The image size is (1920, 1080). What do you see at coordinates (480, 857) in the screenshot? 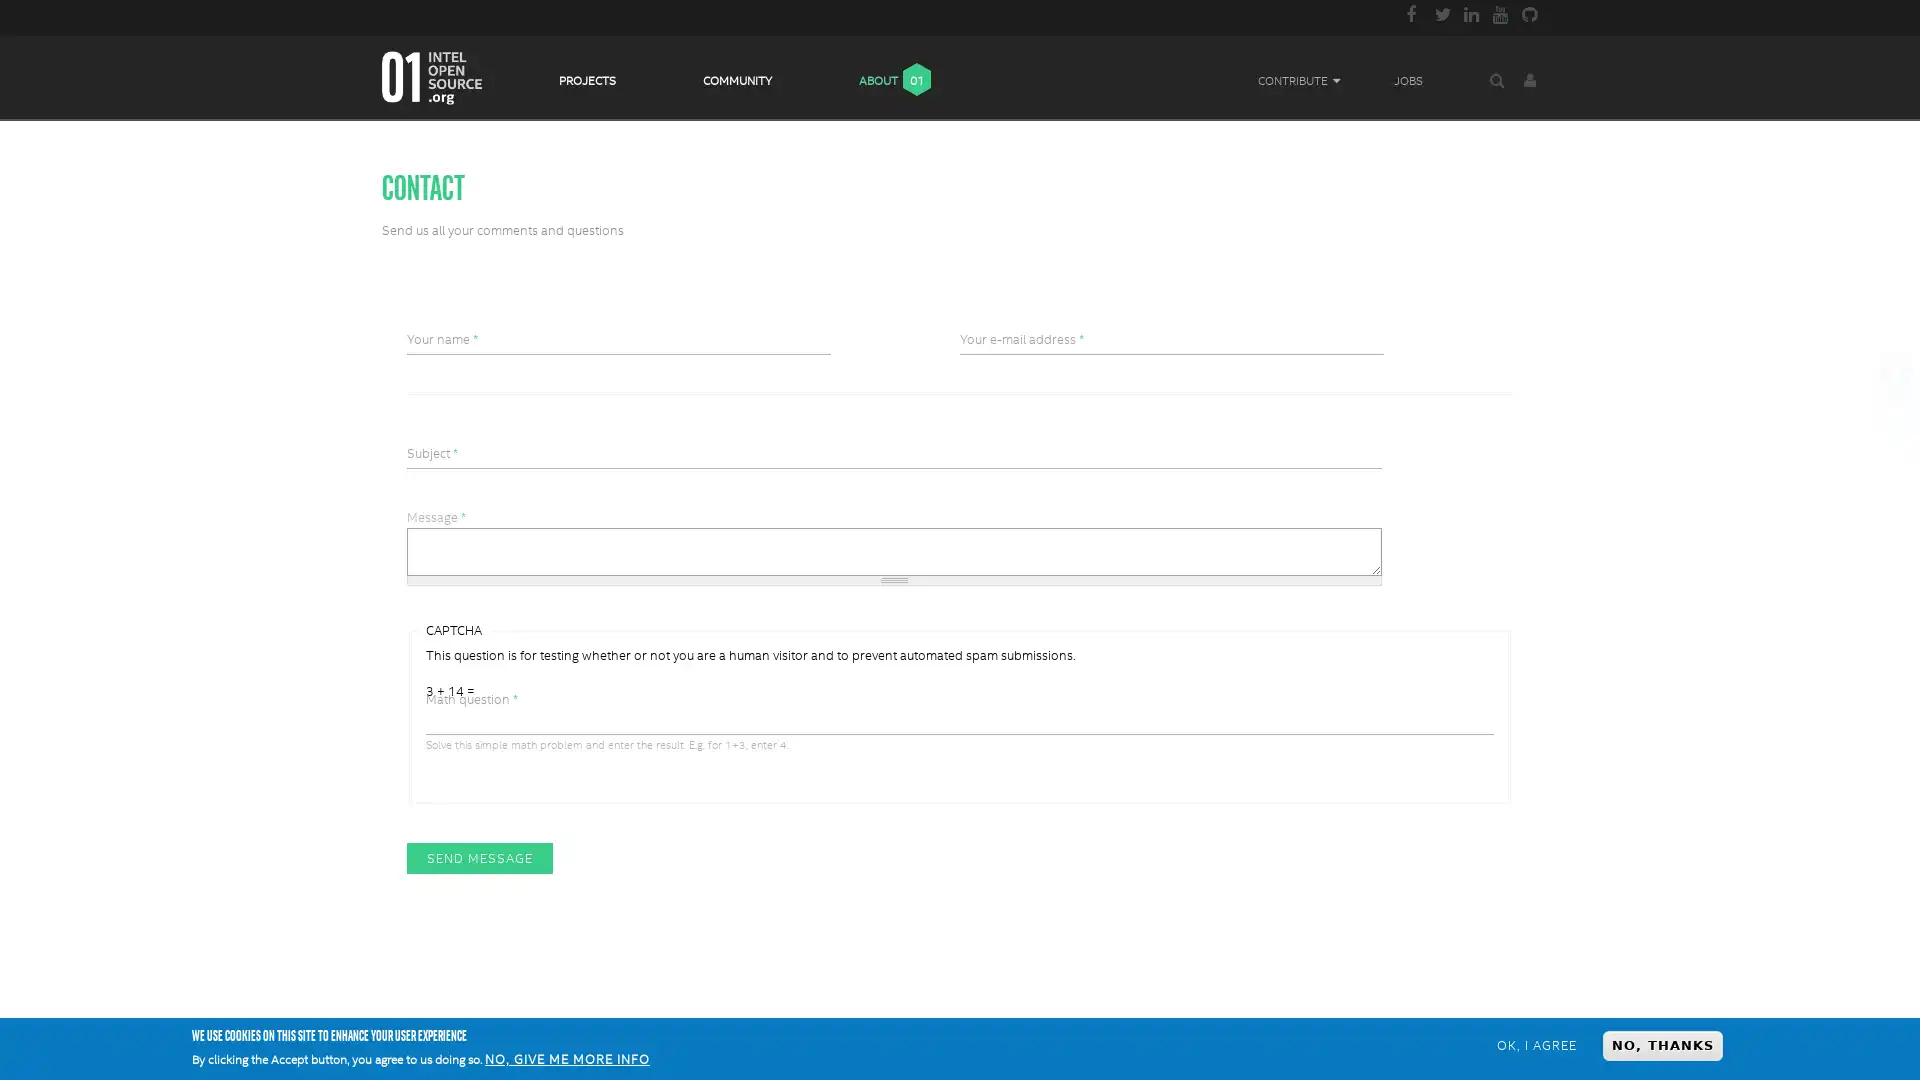
I see `Send message` at bounding box center [480, 857].